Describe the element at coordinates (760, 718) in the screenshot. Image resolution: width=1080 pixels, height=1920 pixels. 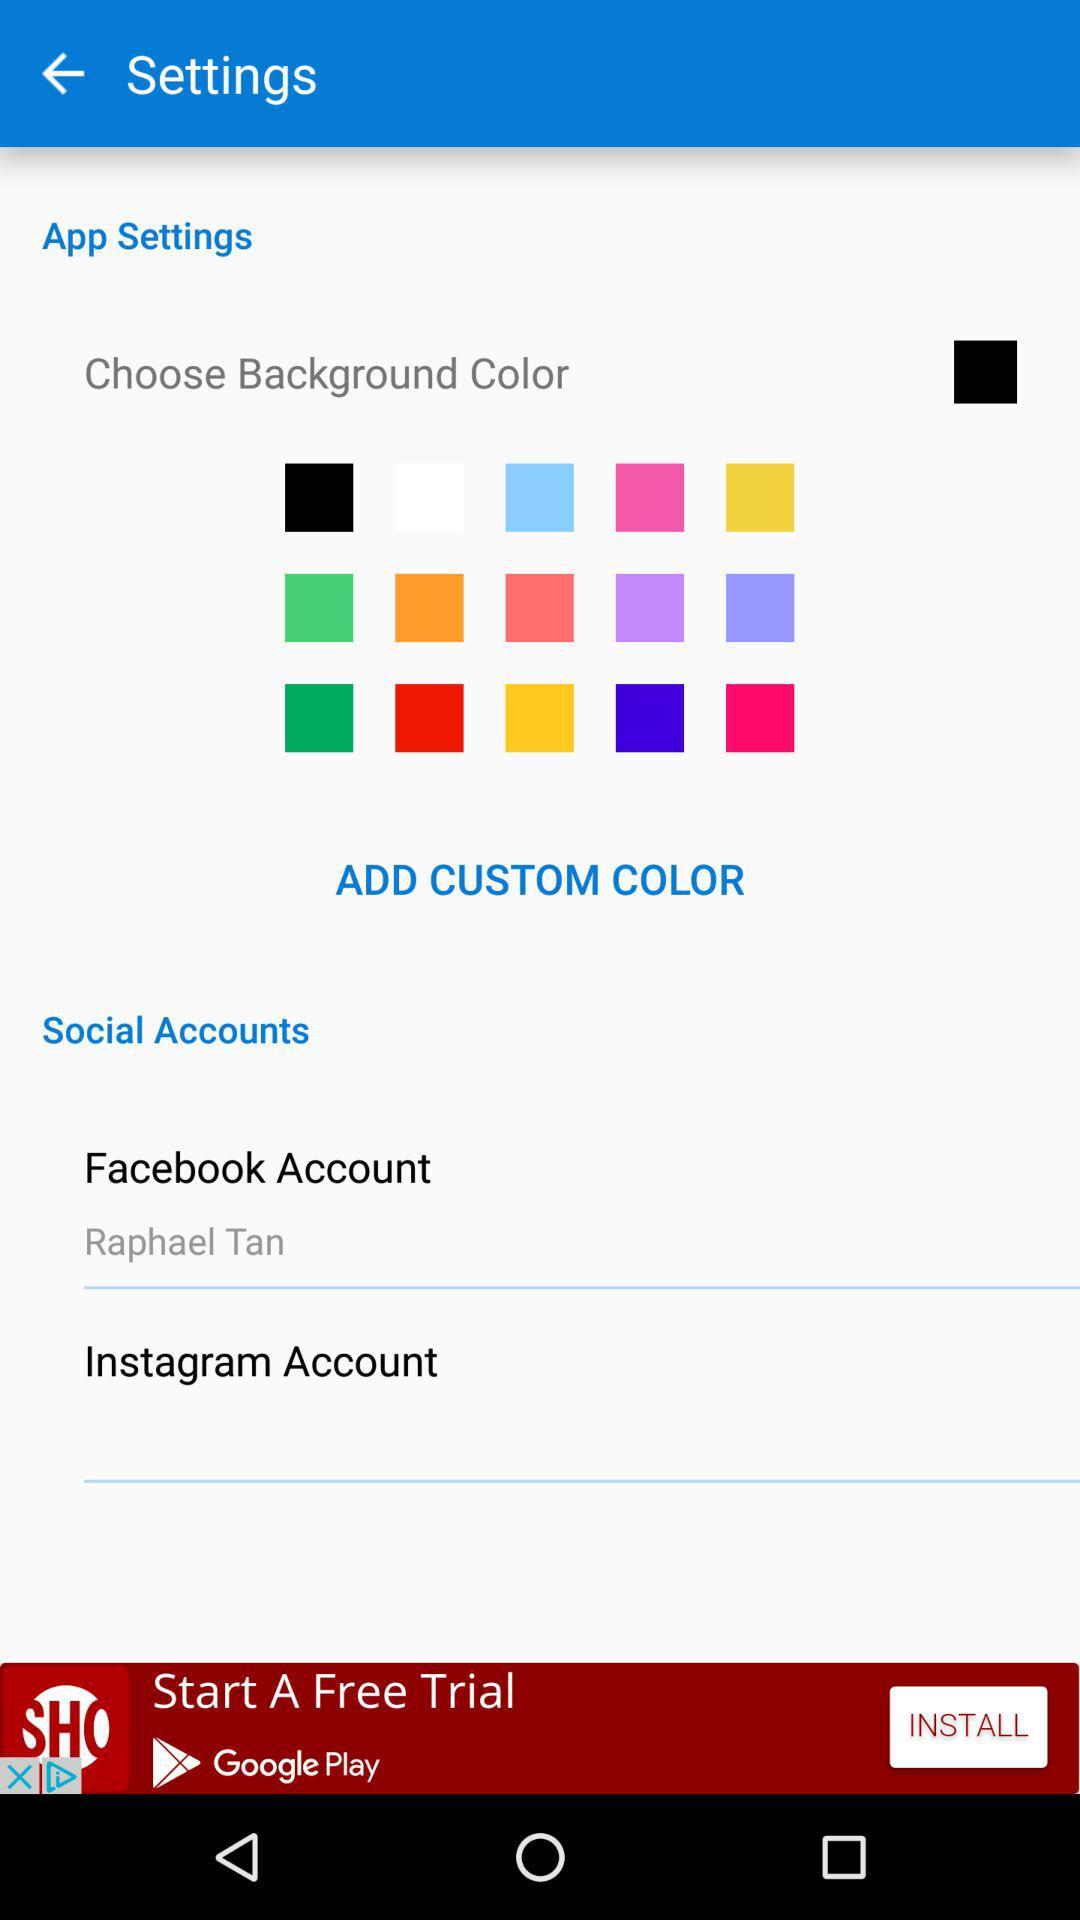
I see `set background color to dark pink` at that location.